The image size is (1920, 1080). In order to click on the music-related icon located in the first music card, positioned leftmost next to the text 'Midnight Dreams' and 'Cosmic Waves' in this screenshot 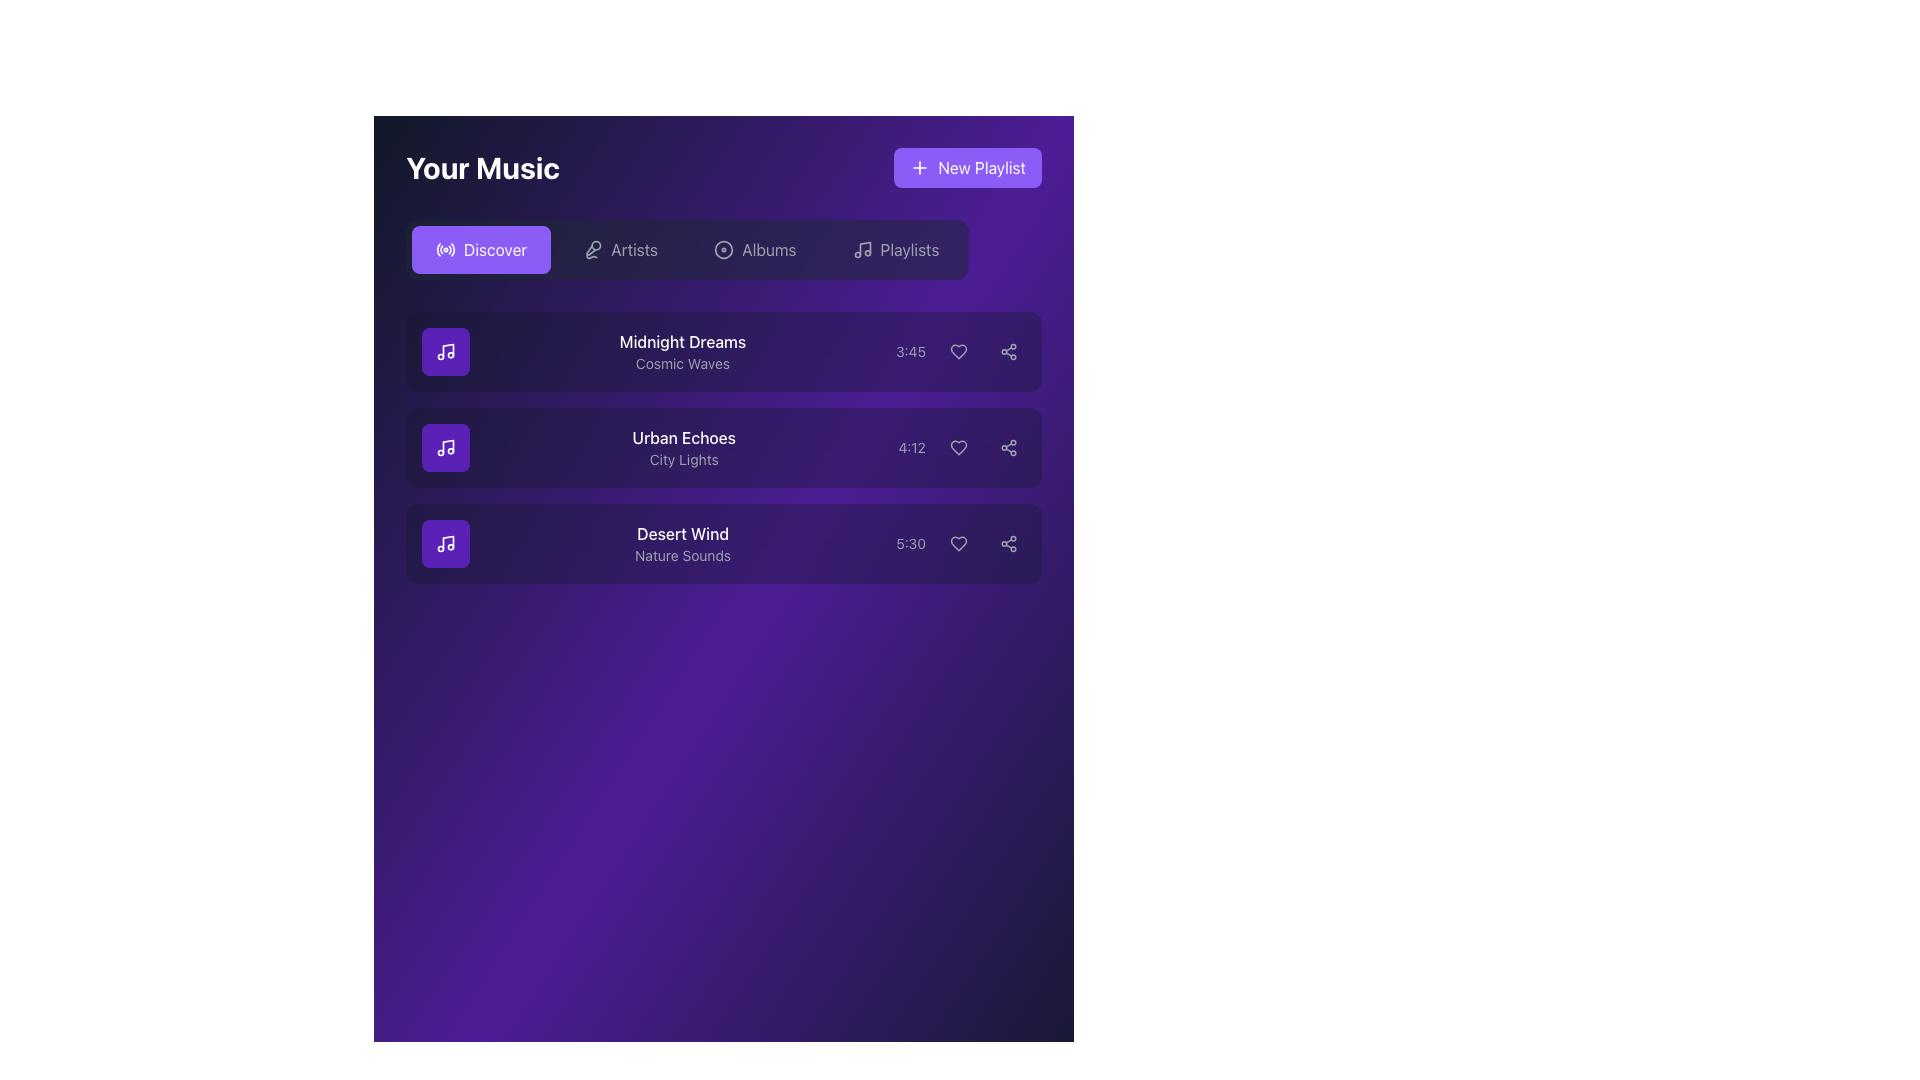, I will do `click(445, 350)`.